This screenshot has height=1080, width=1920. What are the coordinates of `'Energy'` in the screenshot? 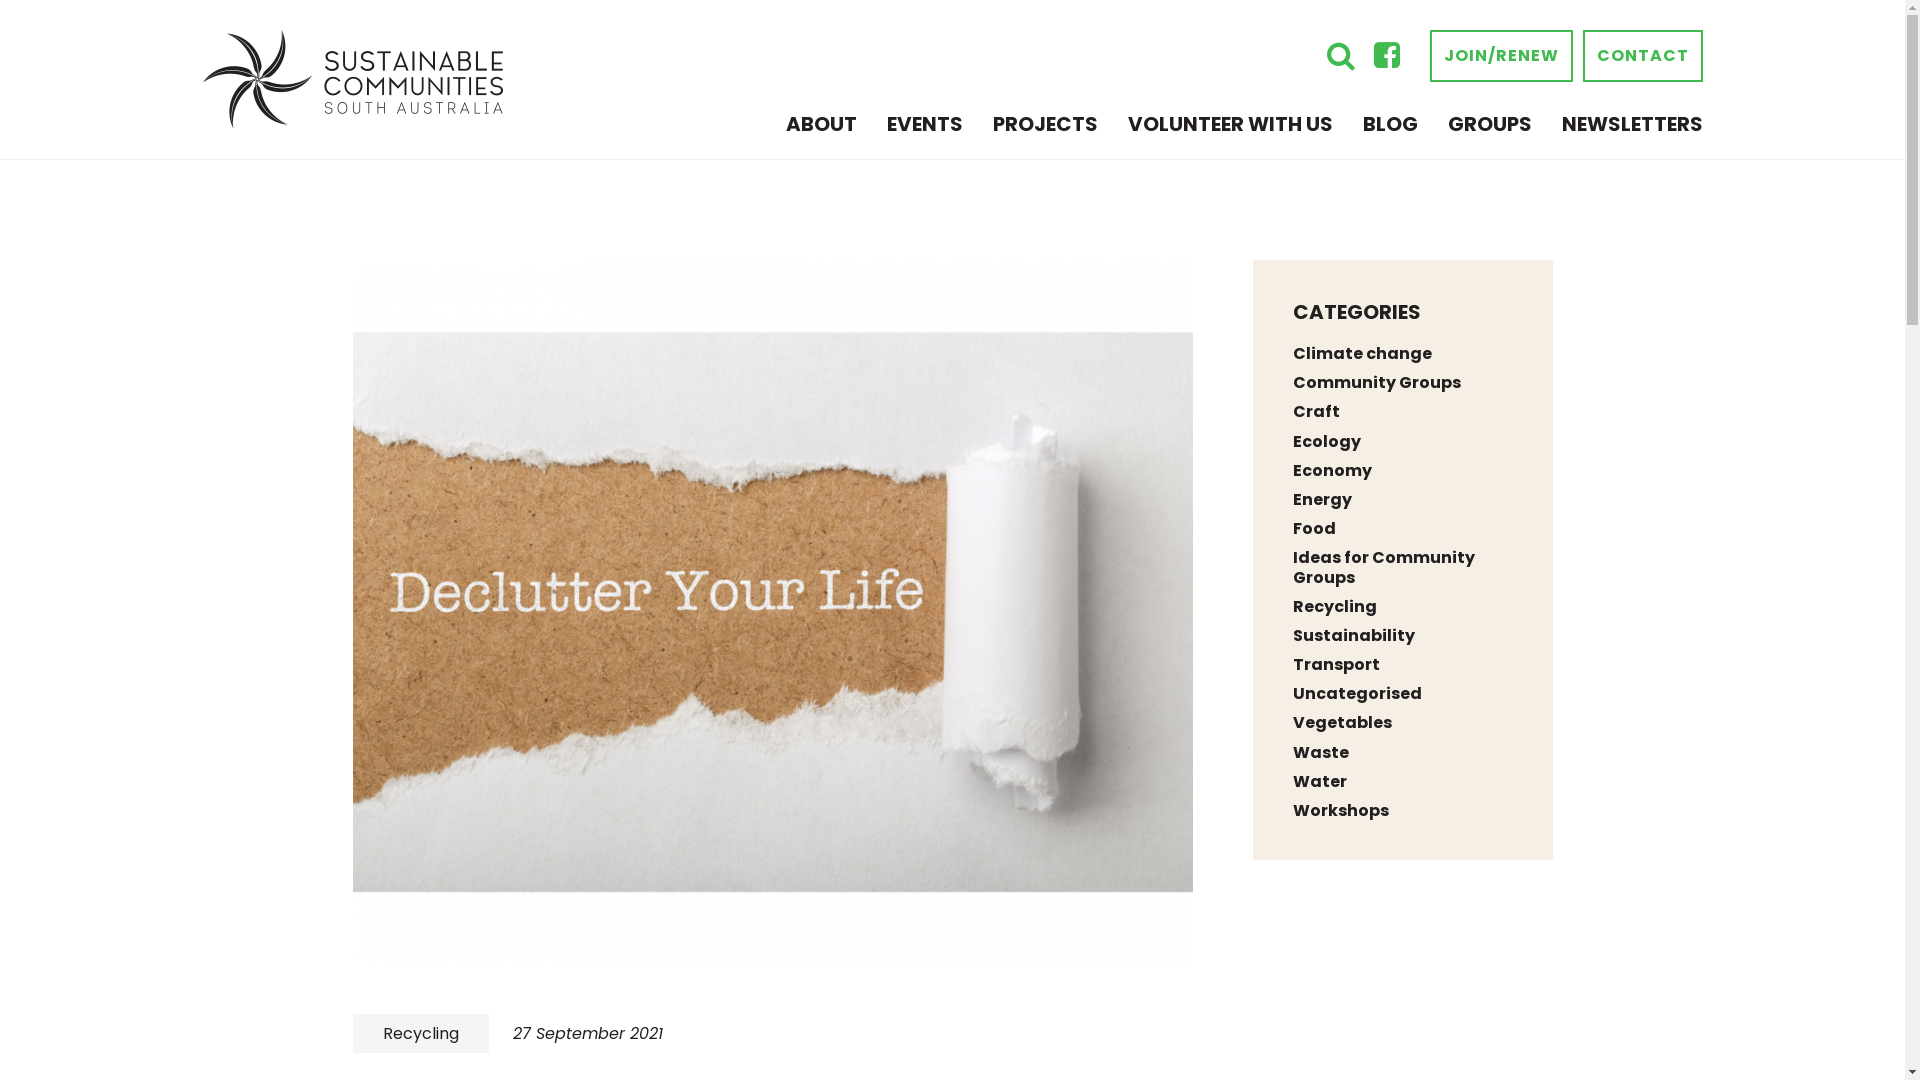 It's located at (1321, 498).